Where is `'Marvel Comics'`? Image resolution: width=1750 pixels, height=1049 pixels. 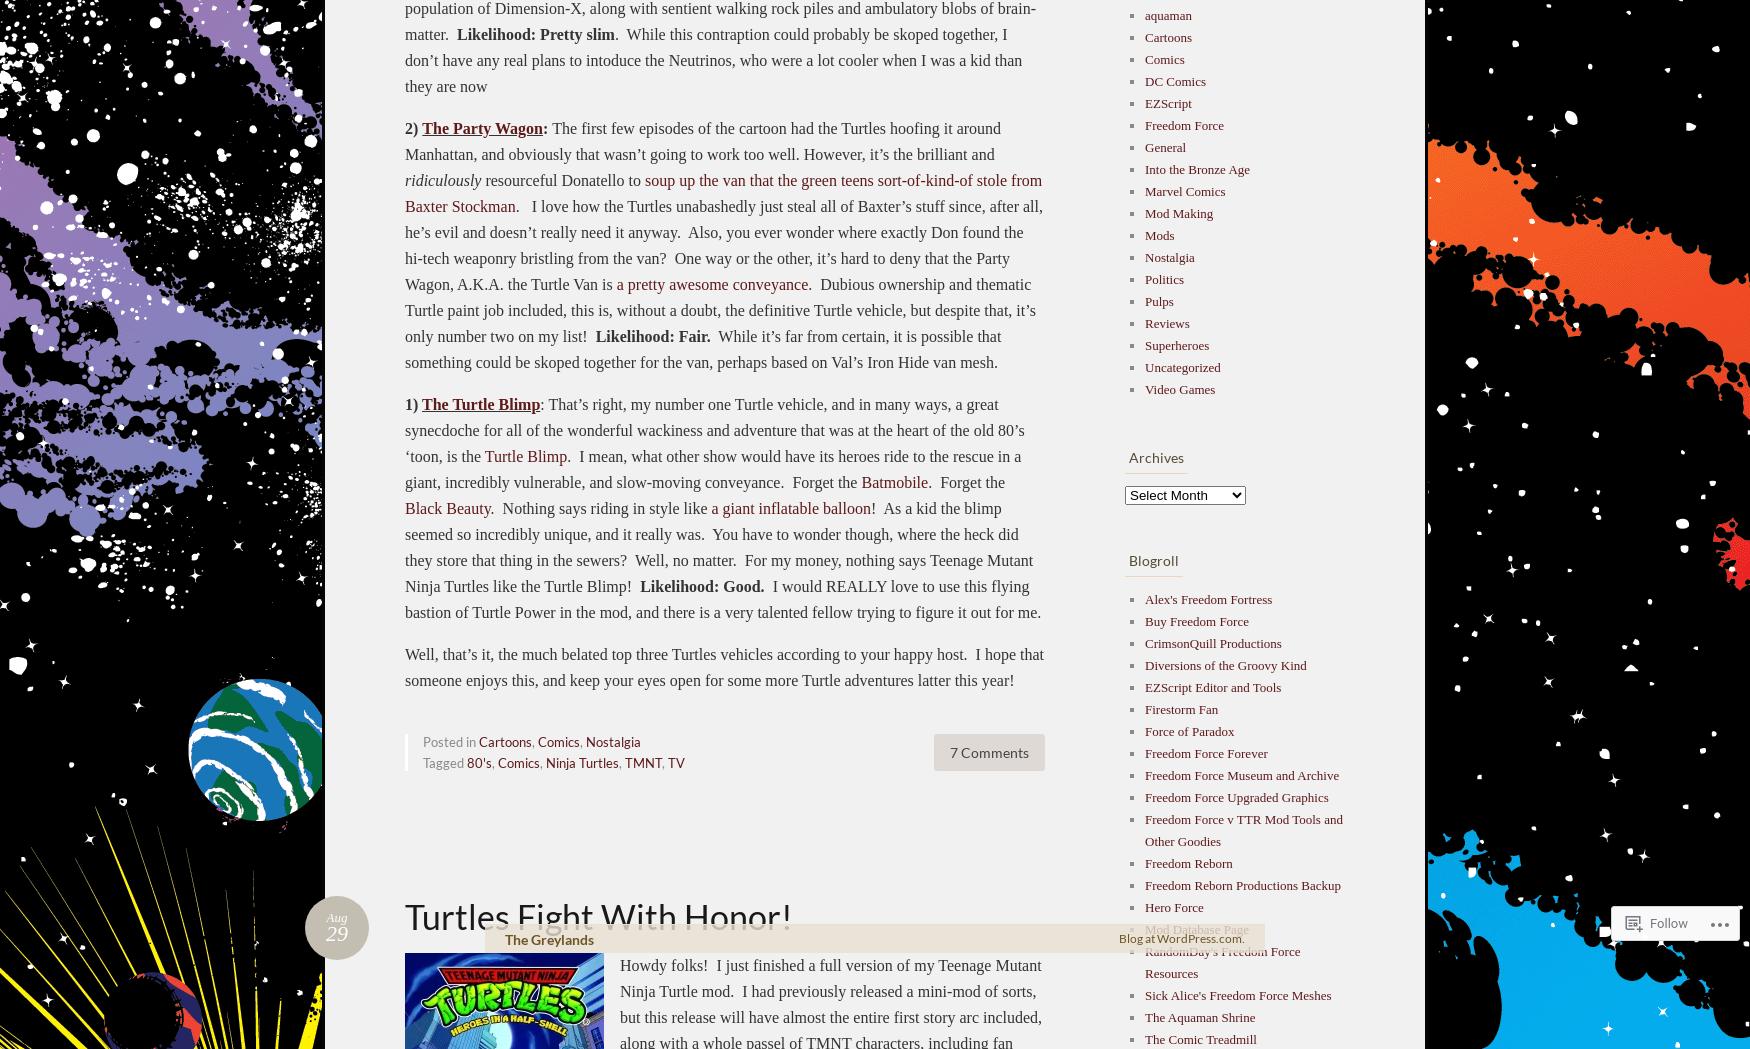 'Marvel Comics' is located at coordinates (1183, 190).